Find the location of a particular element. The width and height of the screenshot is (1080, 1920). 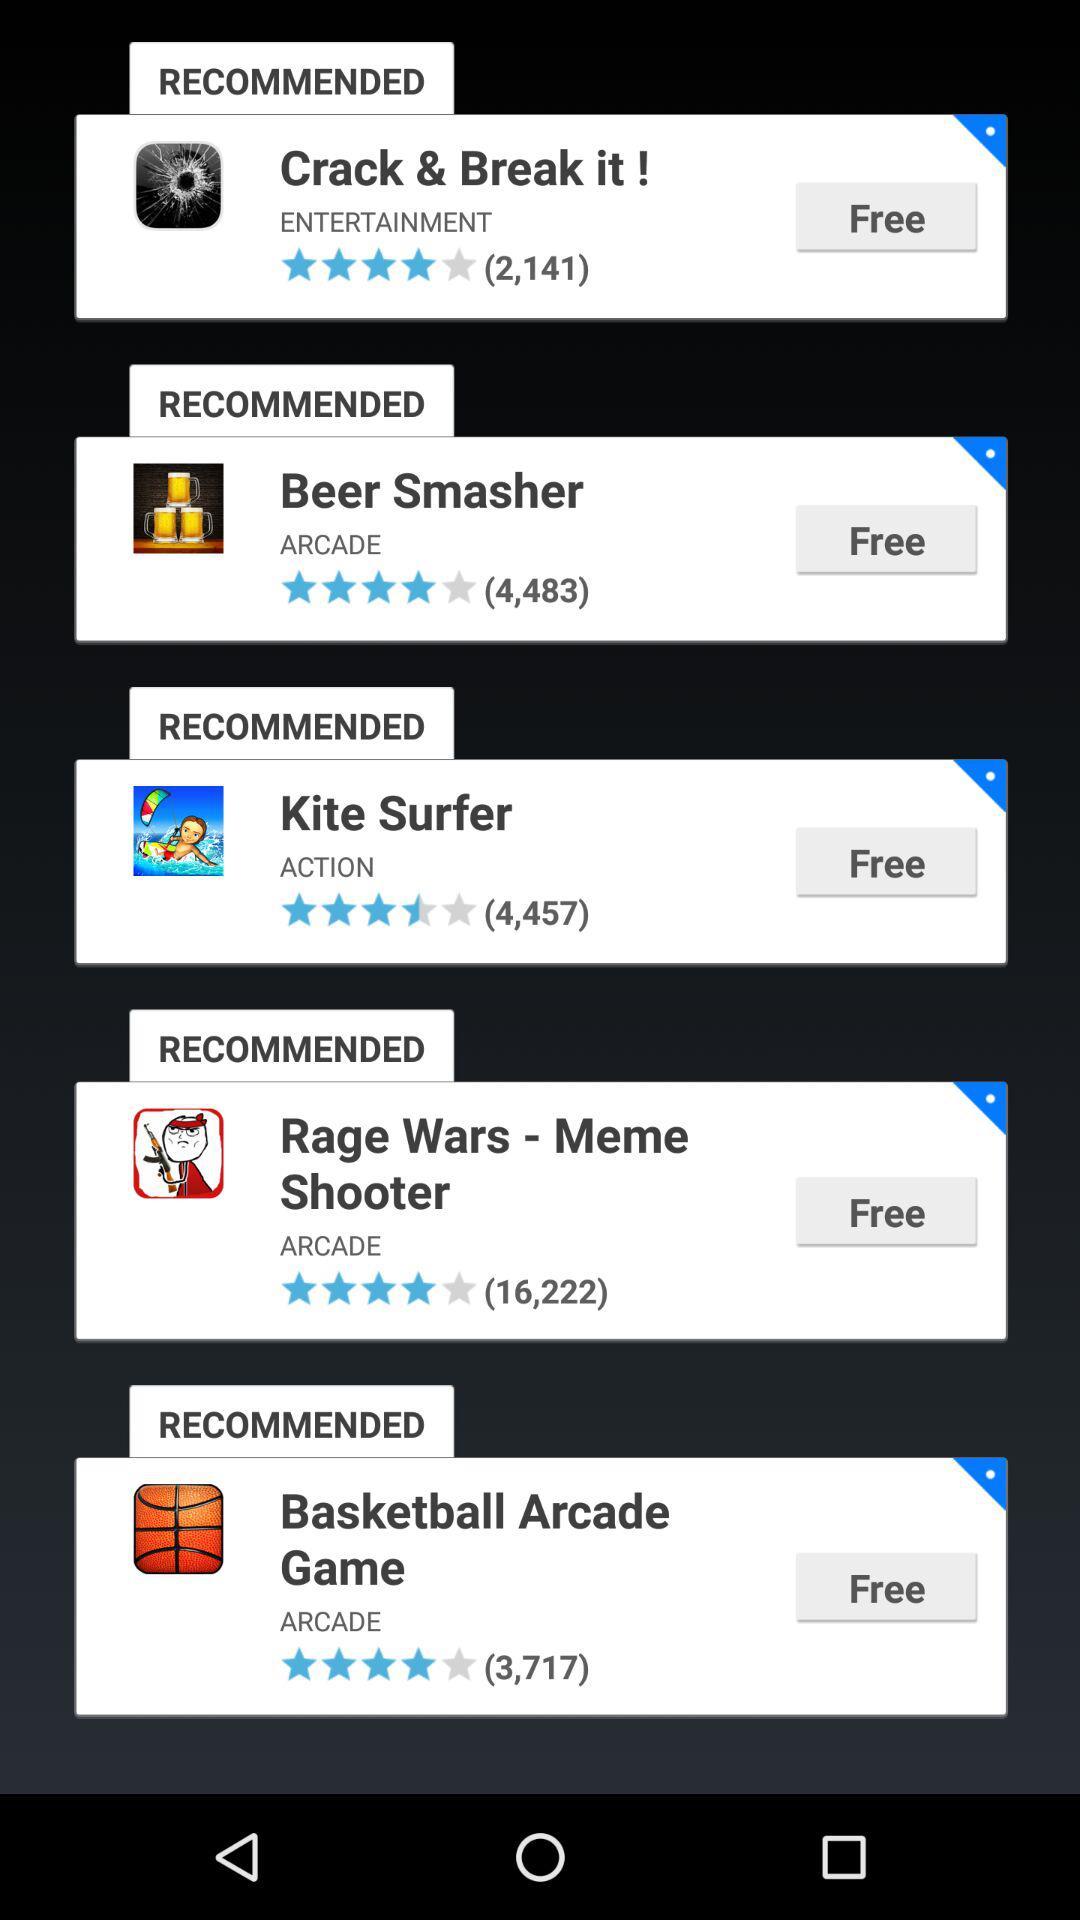

item next to the free is located at coordinates (523, 814).